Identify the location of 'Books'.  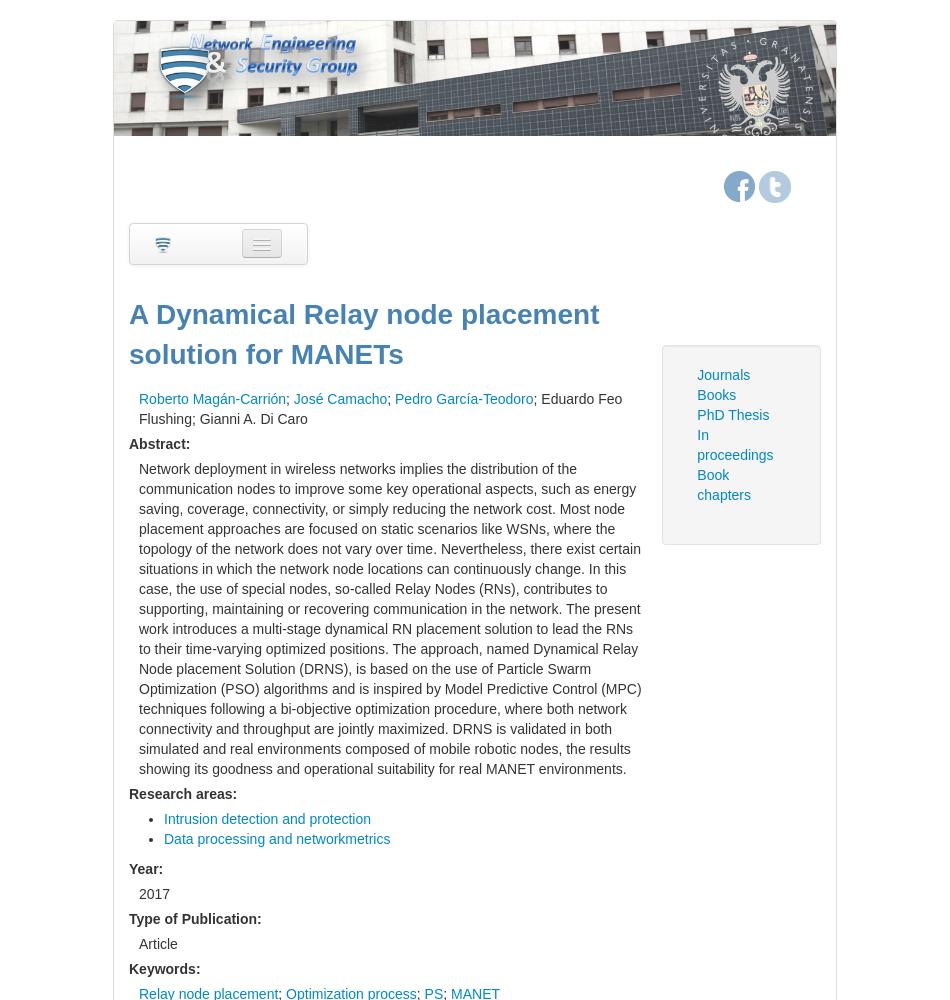
(715, 394).